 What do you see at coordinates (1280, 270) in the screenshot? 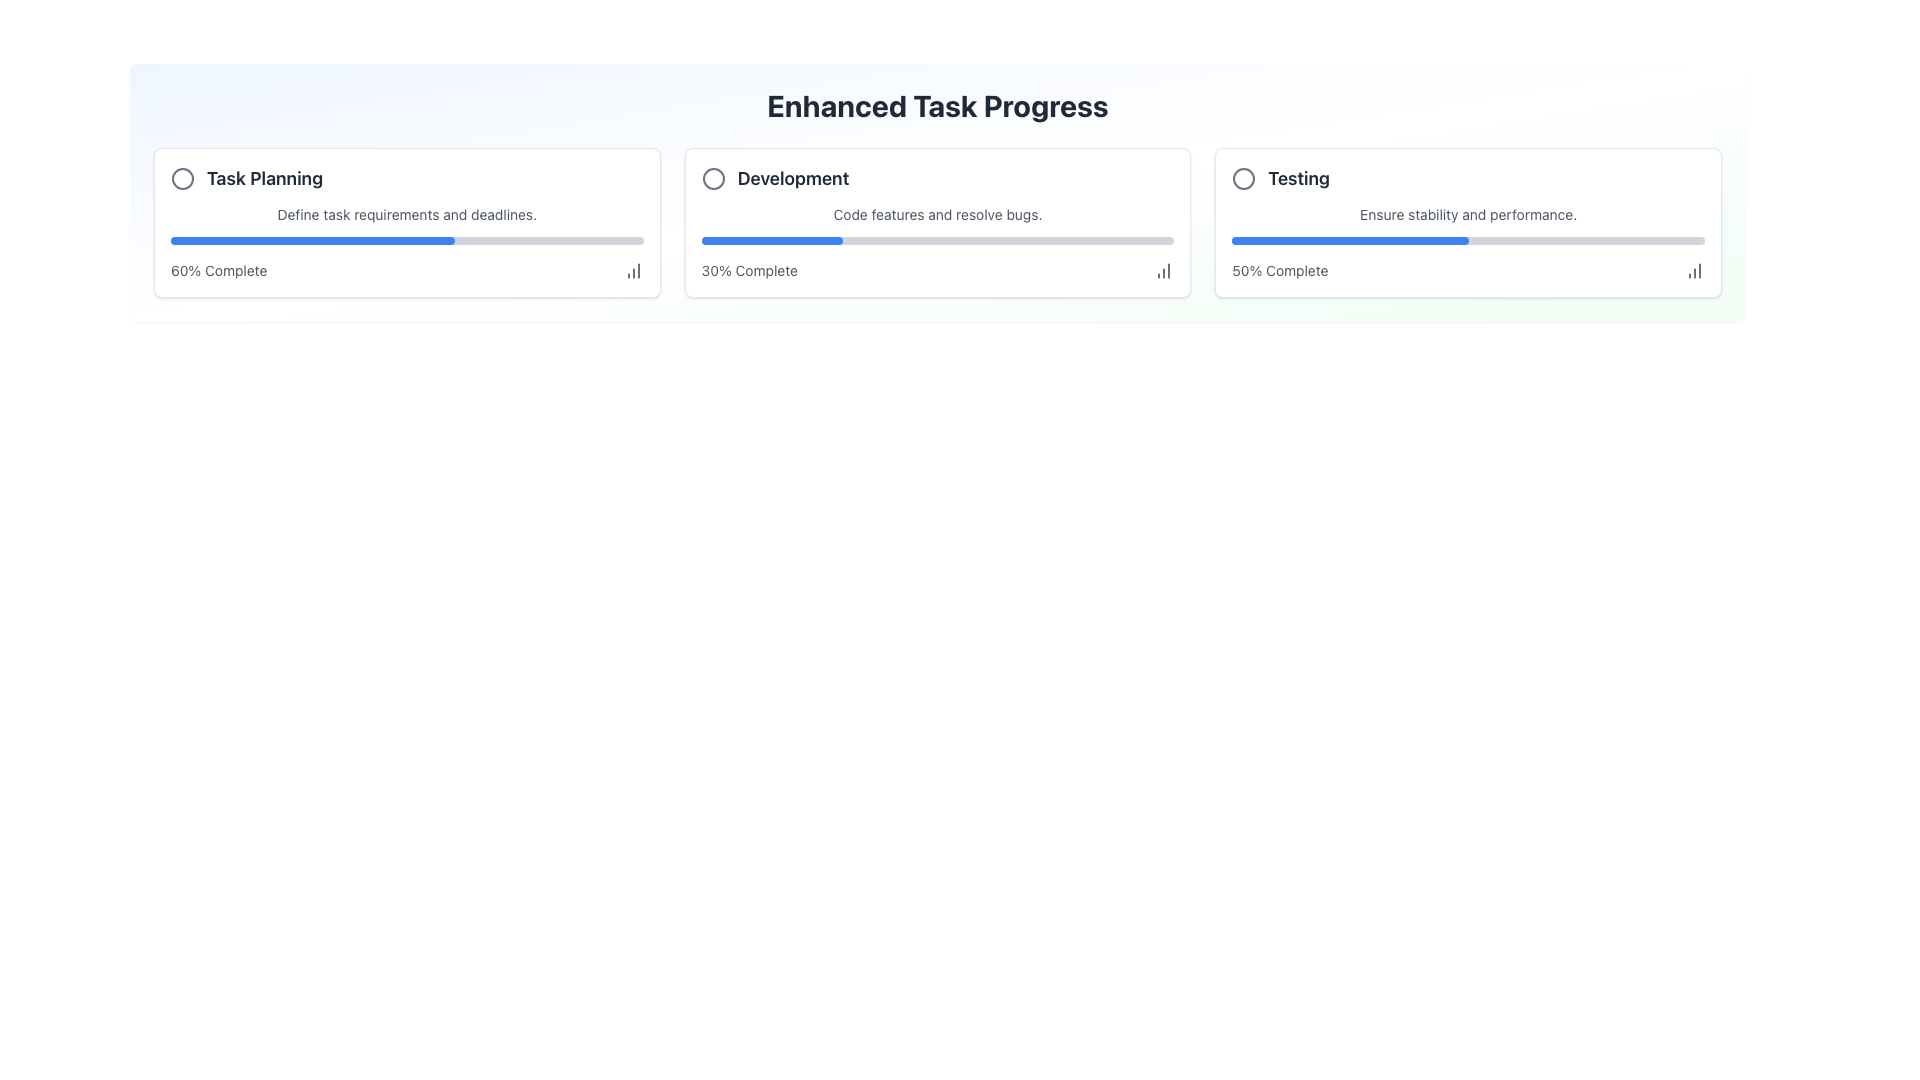
I see `the text label displaying '50% Complete' in gray color, located under the progress bar in the bottom section of the third card` at bounding box center [1280, 270].